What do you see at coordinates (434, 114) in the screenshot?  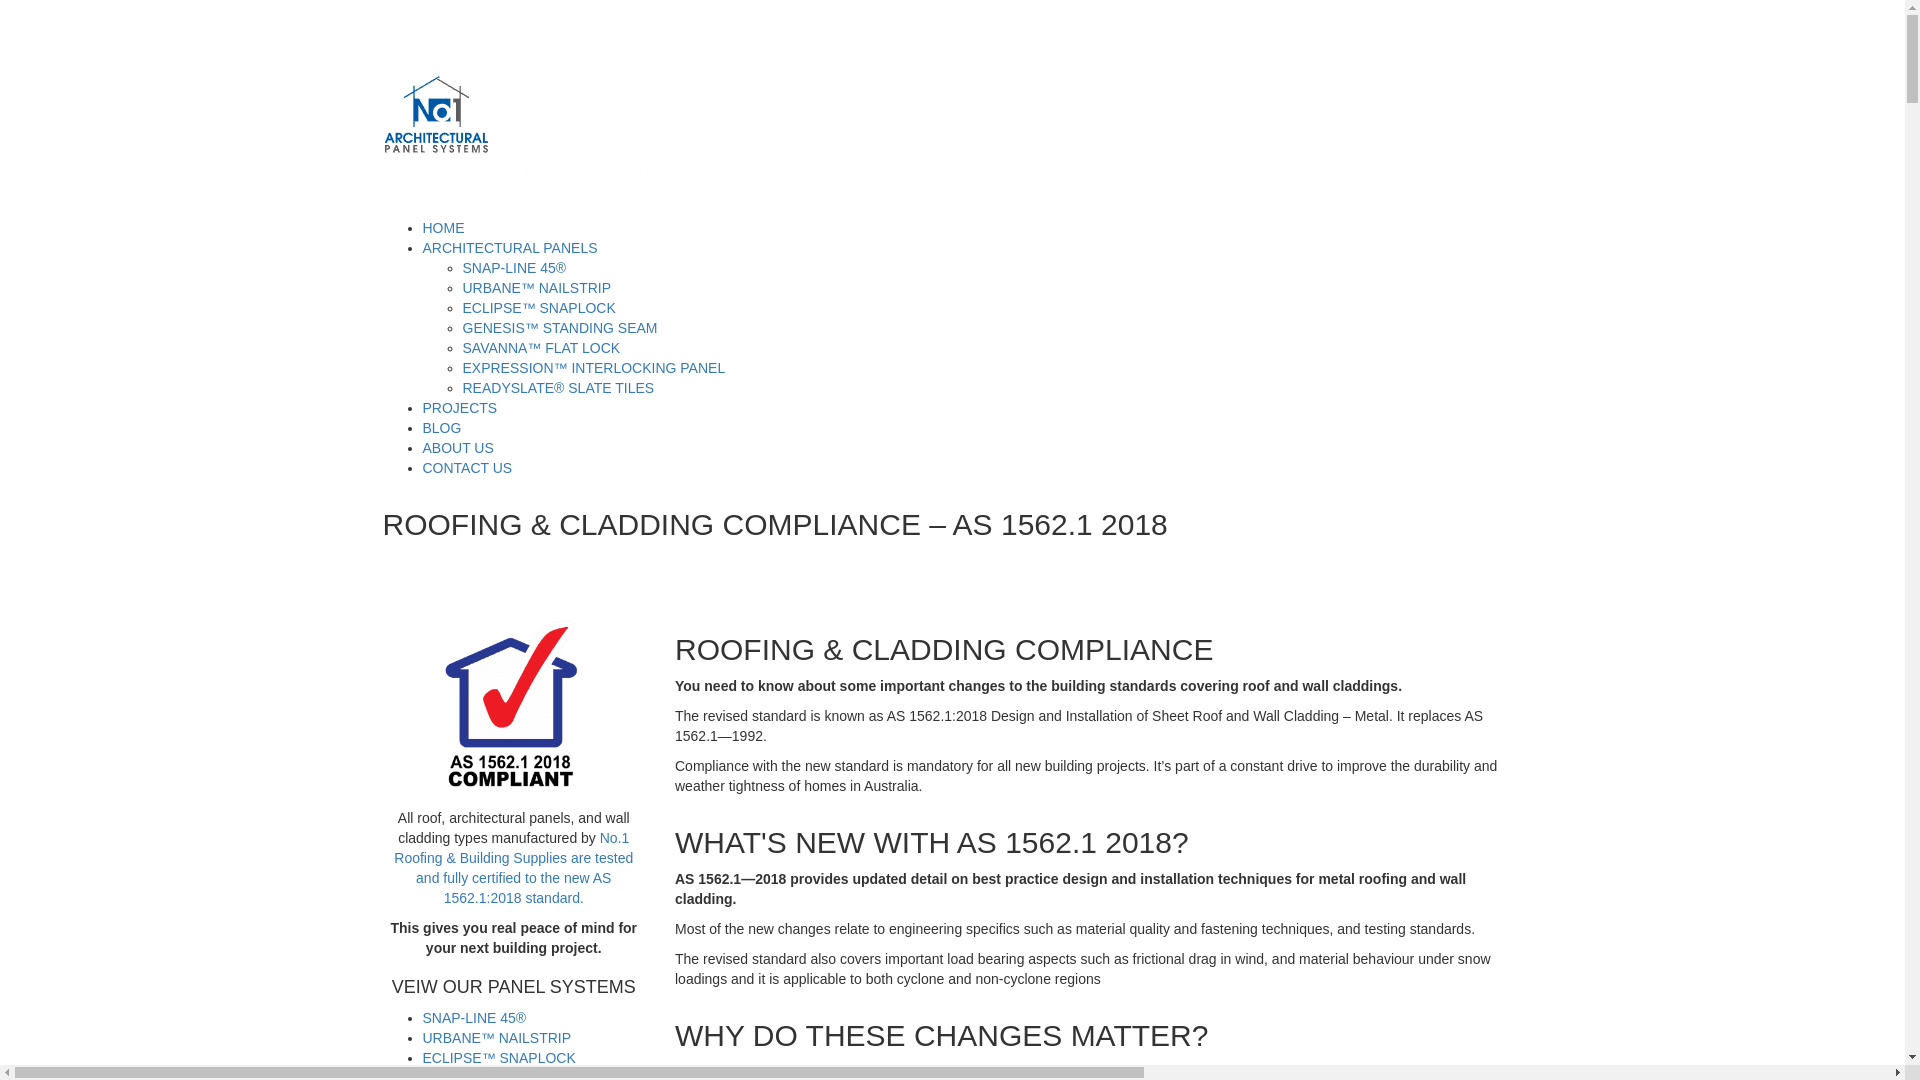 I see `'There is no equivalent'` at bounding box center [434, 114].